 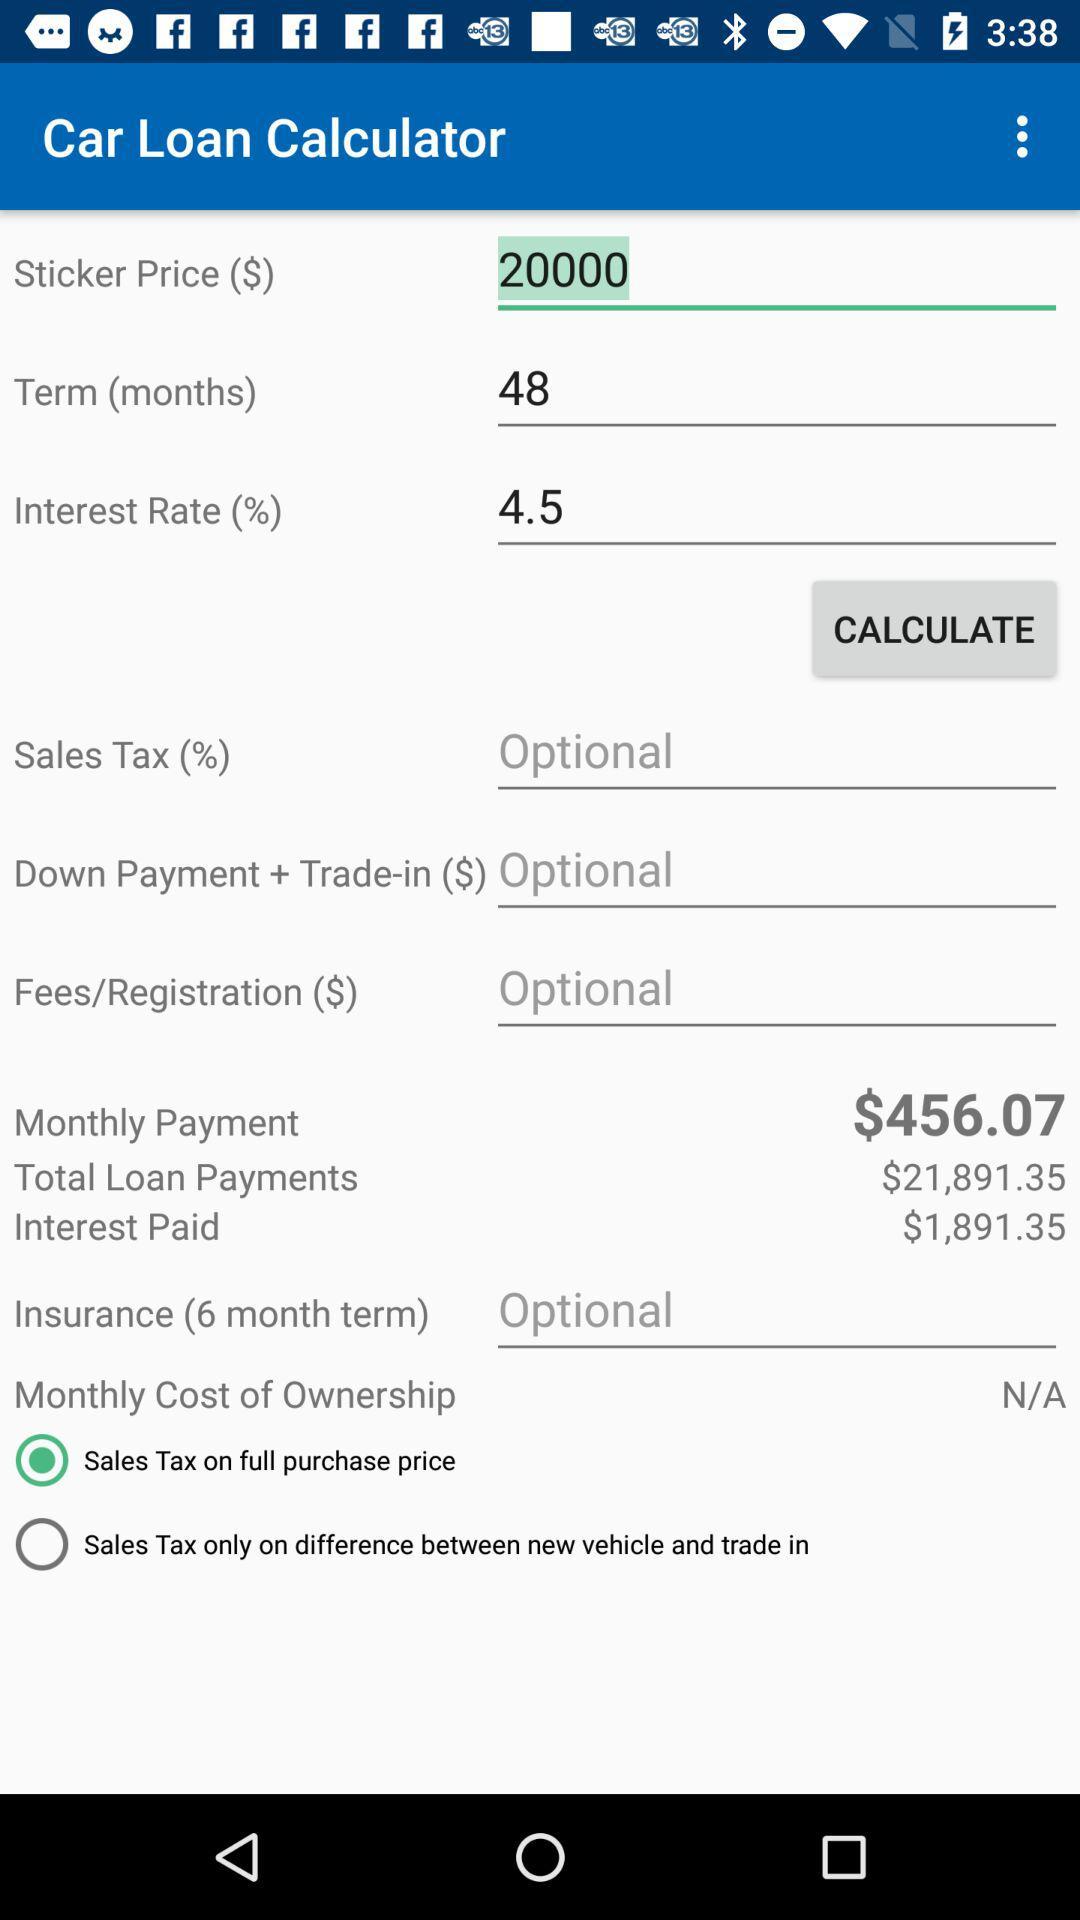 What do you see at coordinates (775, 987) in the screenshot?
I see `fees/registration` at bounding box center [775, 987].